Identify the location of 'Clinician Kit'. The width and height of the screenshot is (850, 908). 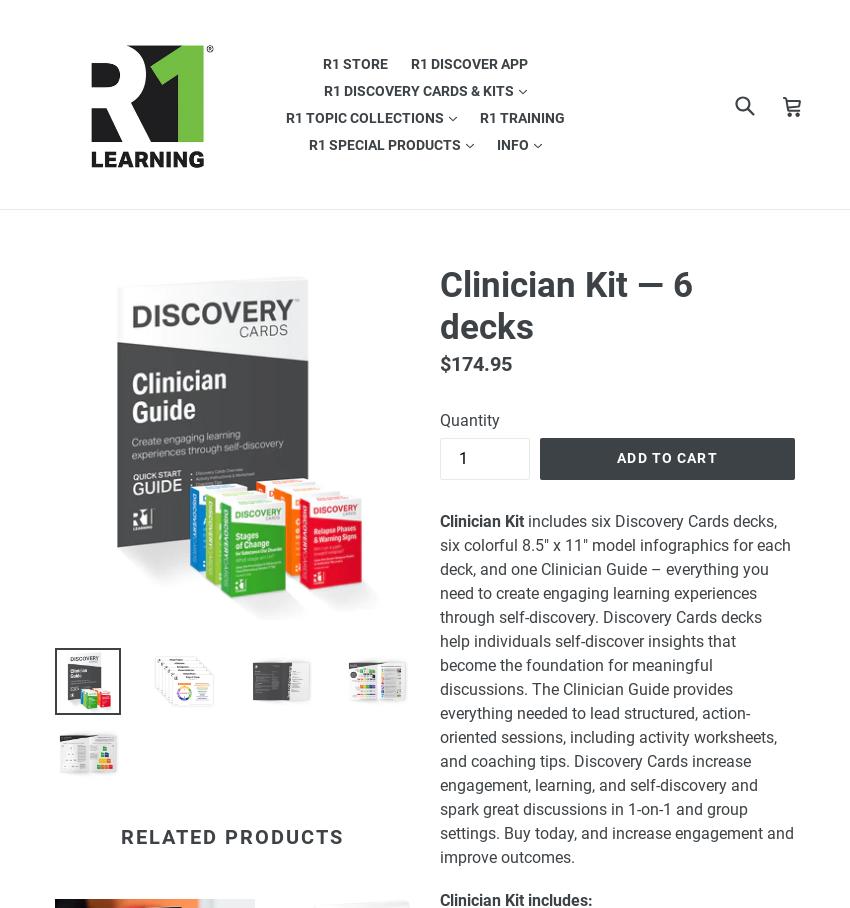
(482, 520).